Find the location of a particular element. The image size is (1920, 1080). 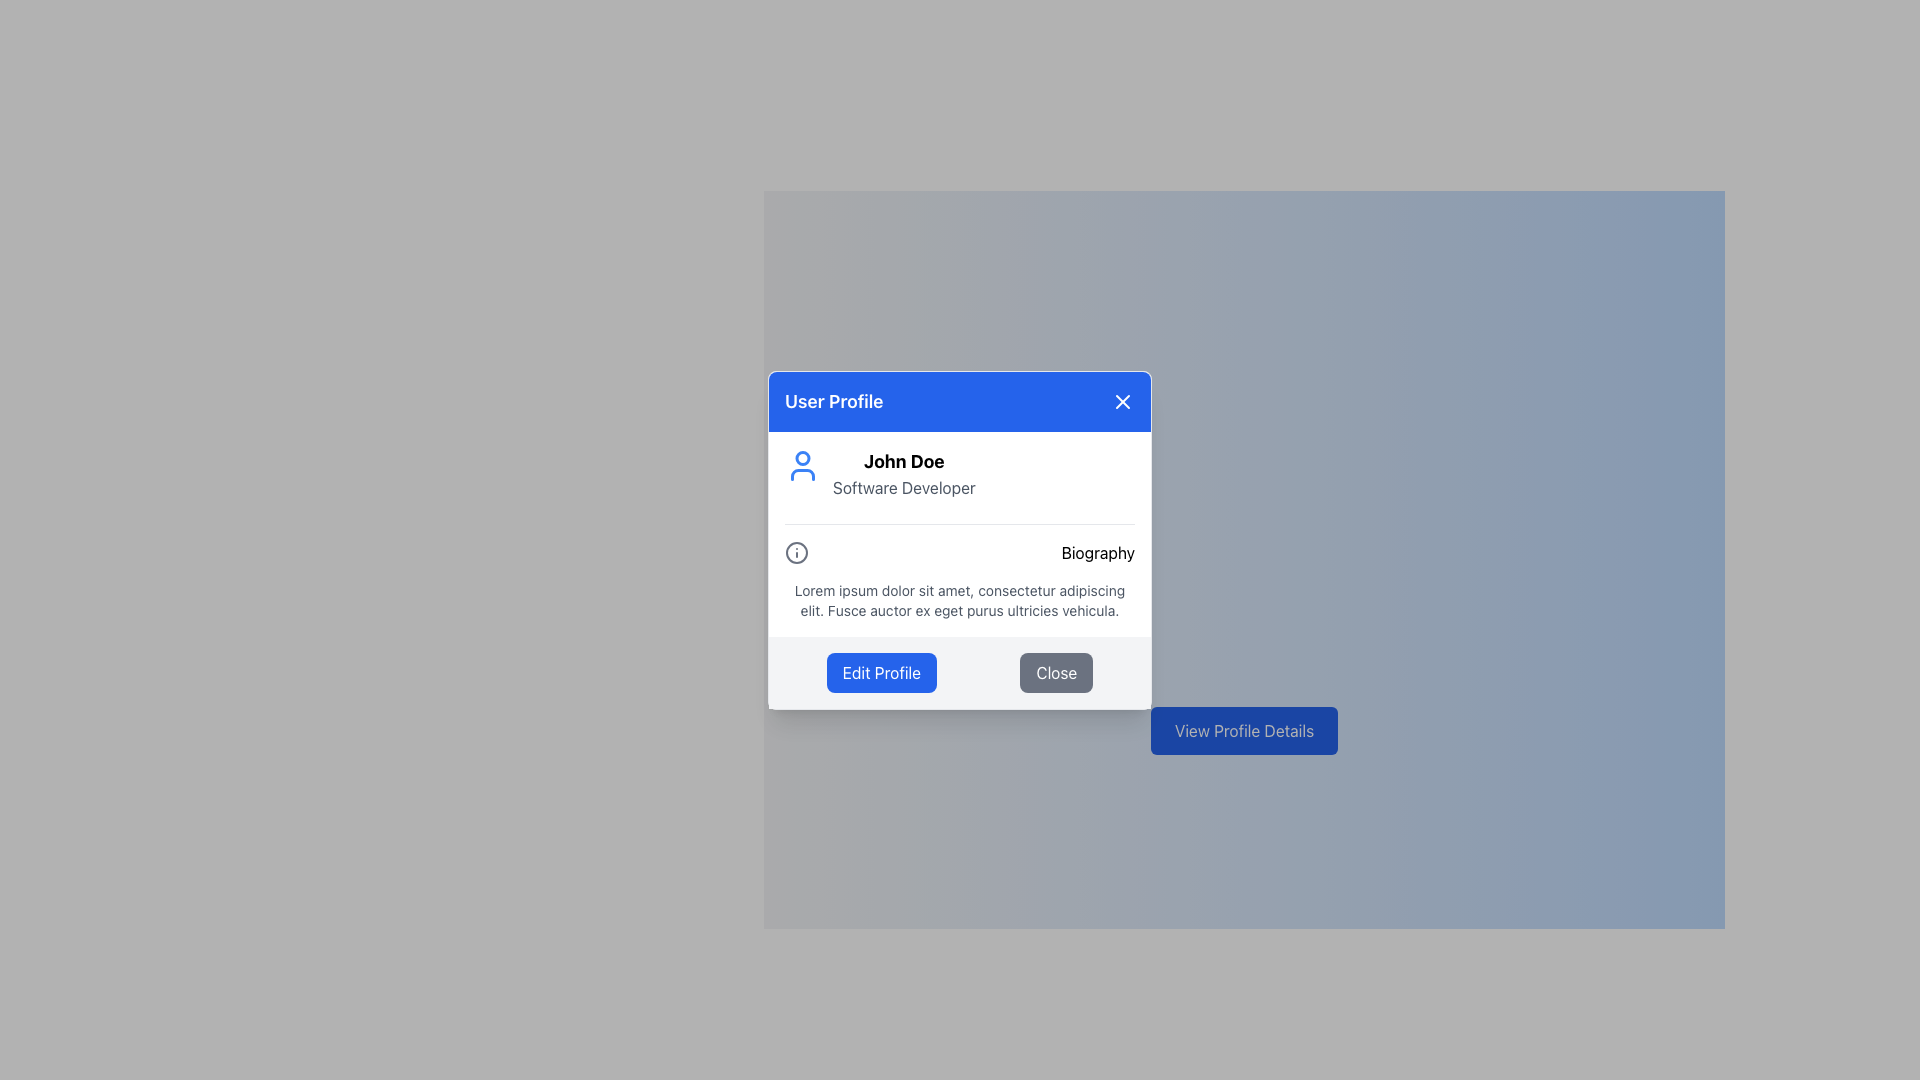

the black decorative icon resembling a stylized person, located at the center of the user profile modal dialog box, positioned above the textual name and title information is located at coordinates (802, 474).